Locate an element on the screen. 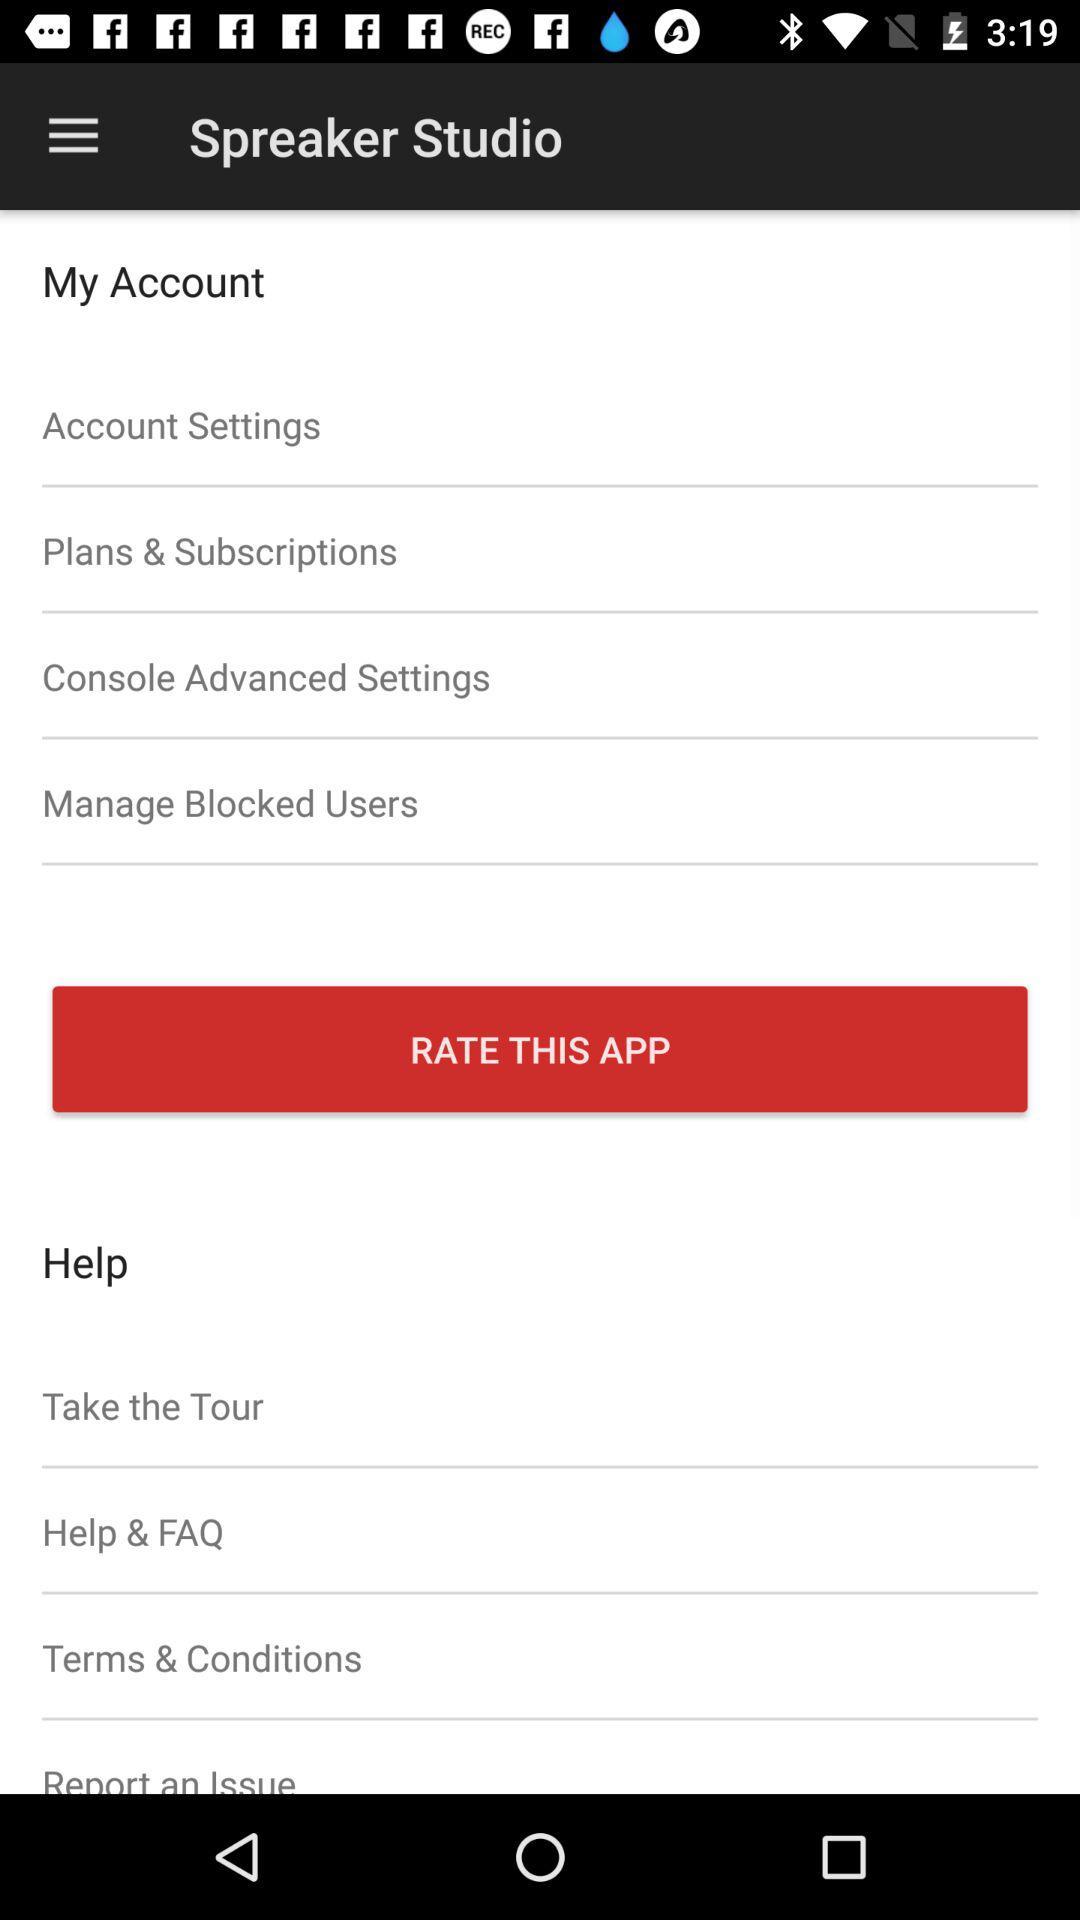 Image resolution: width=1080 pixels, height=1920 pixels. the plans & subscriptions icon is located at coordinates (540, 550).